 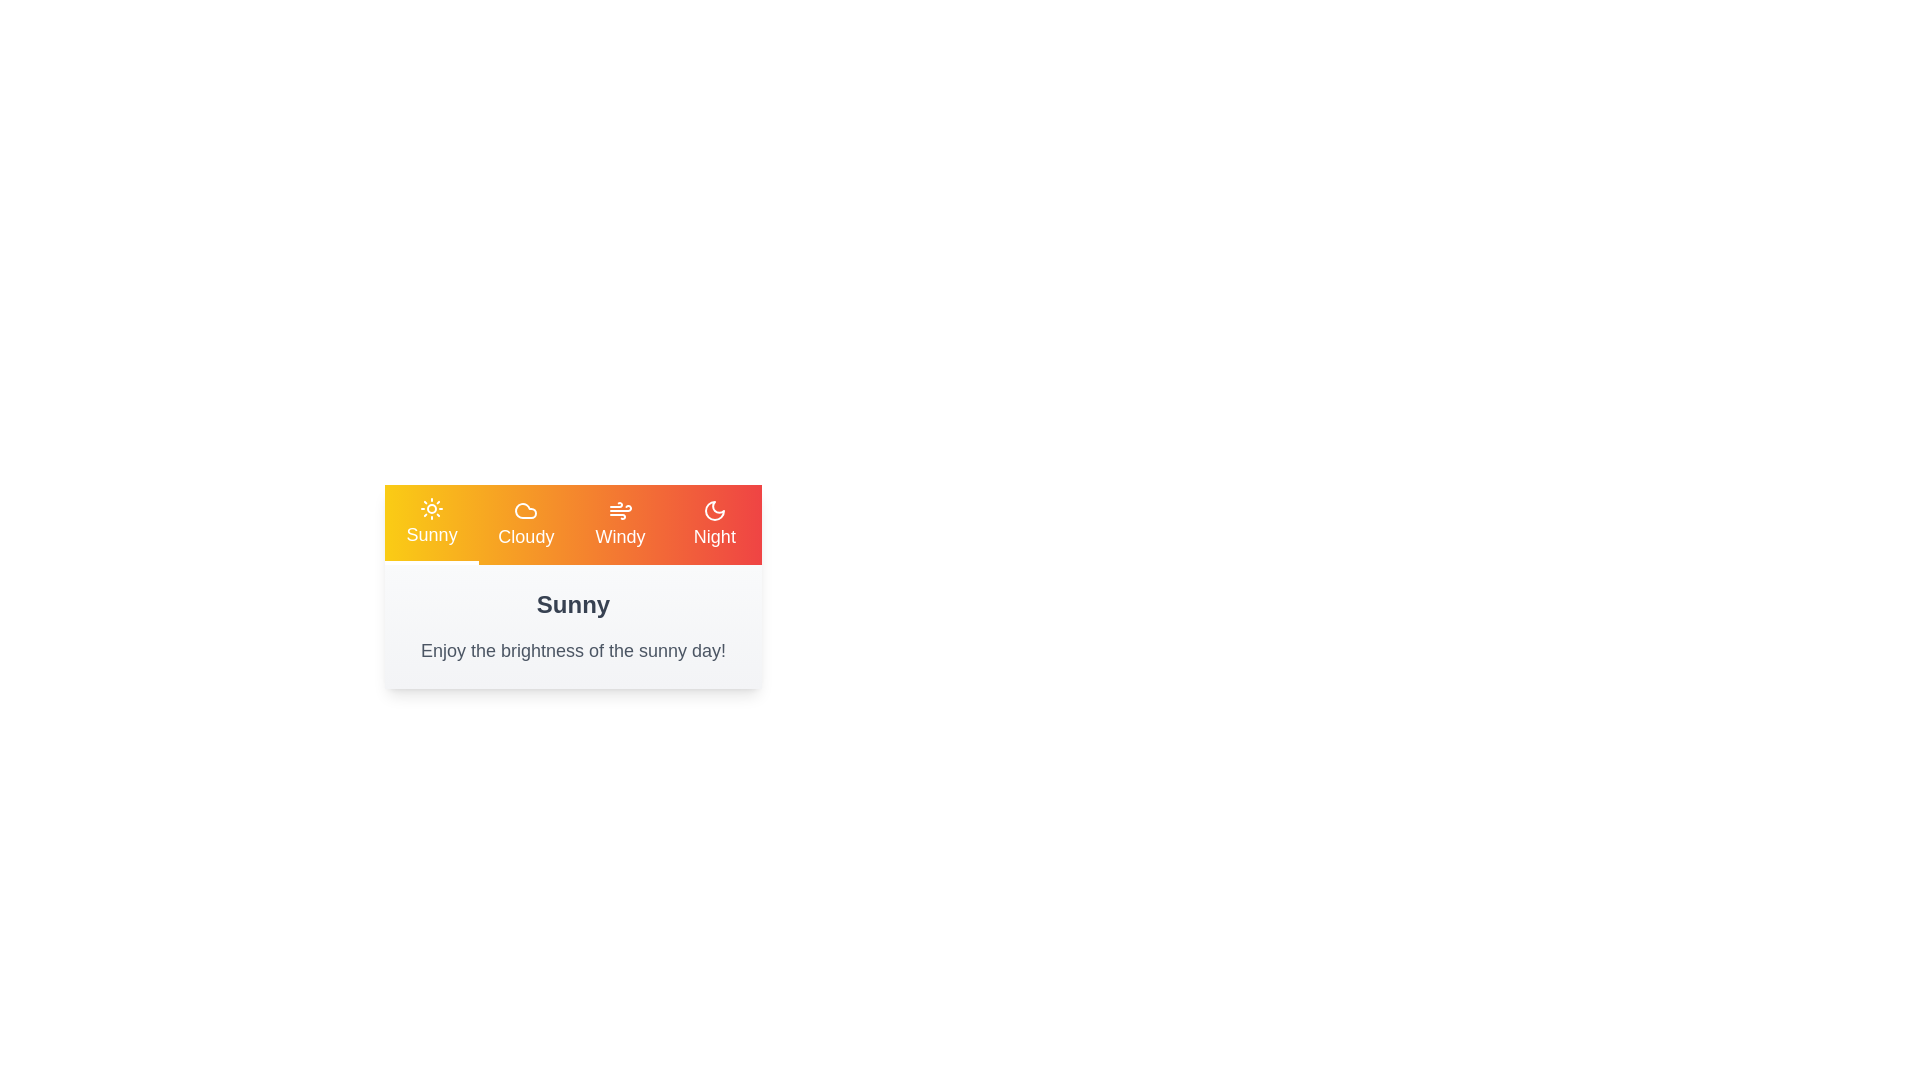 I want to click on the Windy tab to observe its visual state change, so click(x=618, y=523).